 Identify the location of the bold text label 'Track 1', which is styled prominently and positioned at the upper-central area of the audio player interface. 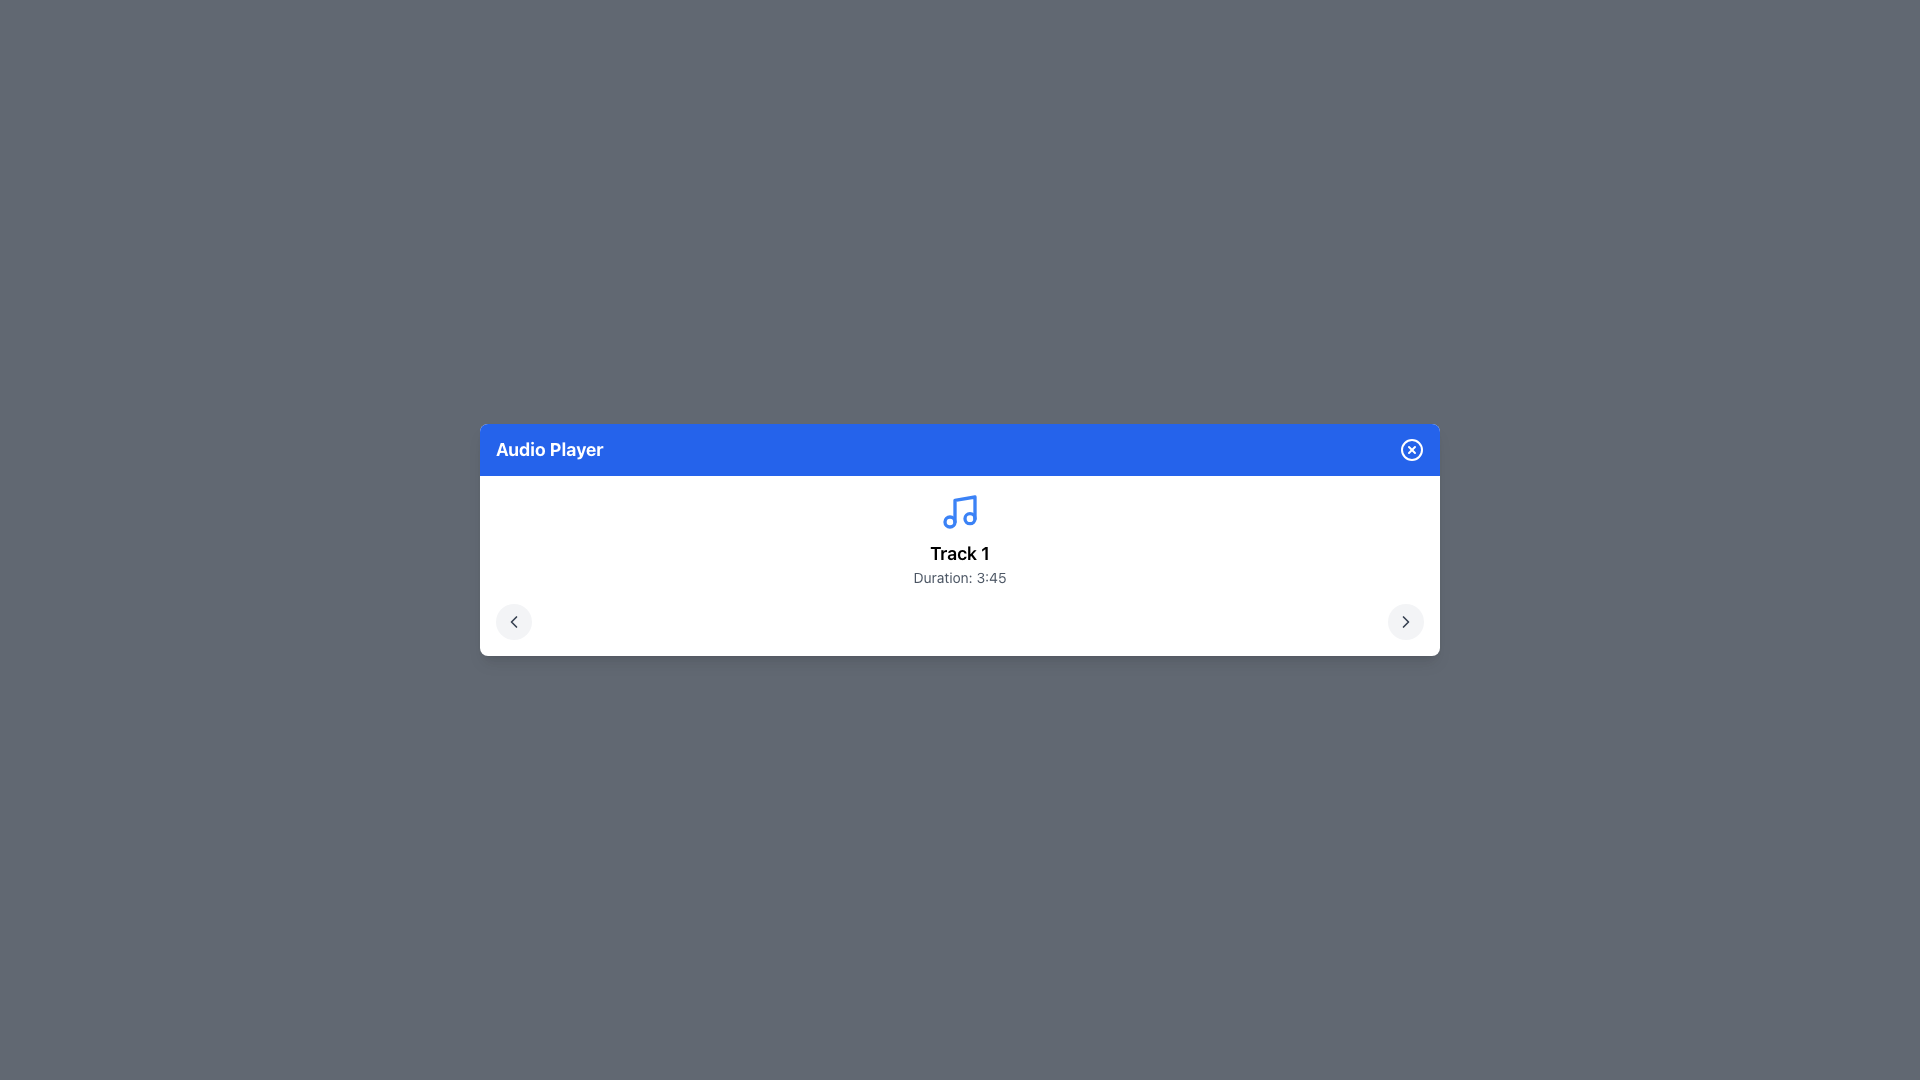
(960, 554).